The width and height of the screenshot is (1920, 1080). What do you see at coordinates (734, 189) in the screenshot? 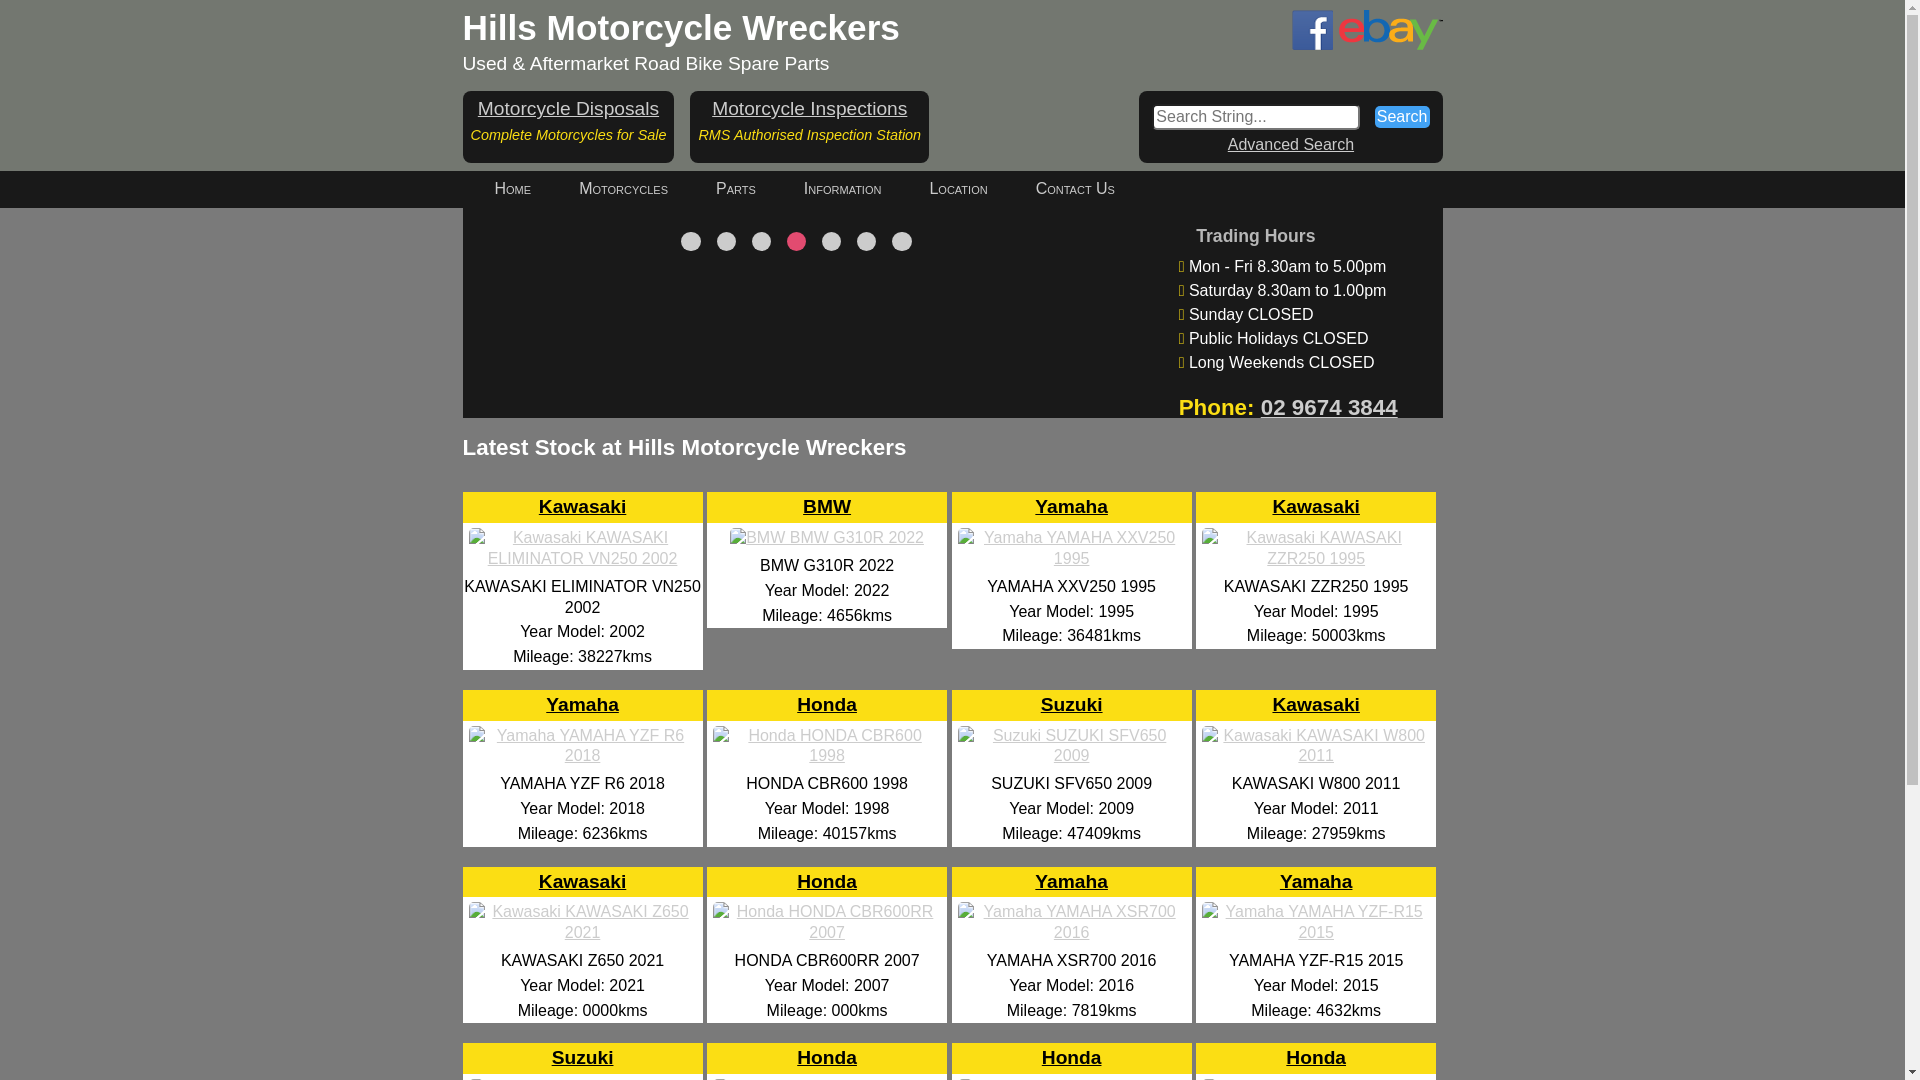
I see `'Parts'` at bounding box center [734, 189].